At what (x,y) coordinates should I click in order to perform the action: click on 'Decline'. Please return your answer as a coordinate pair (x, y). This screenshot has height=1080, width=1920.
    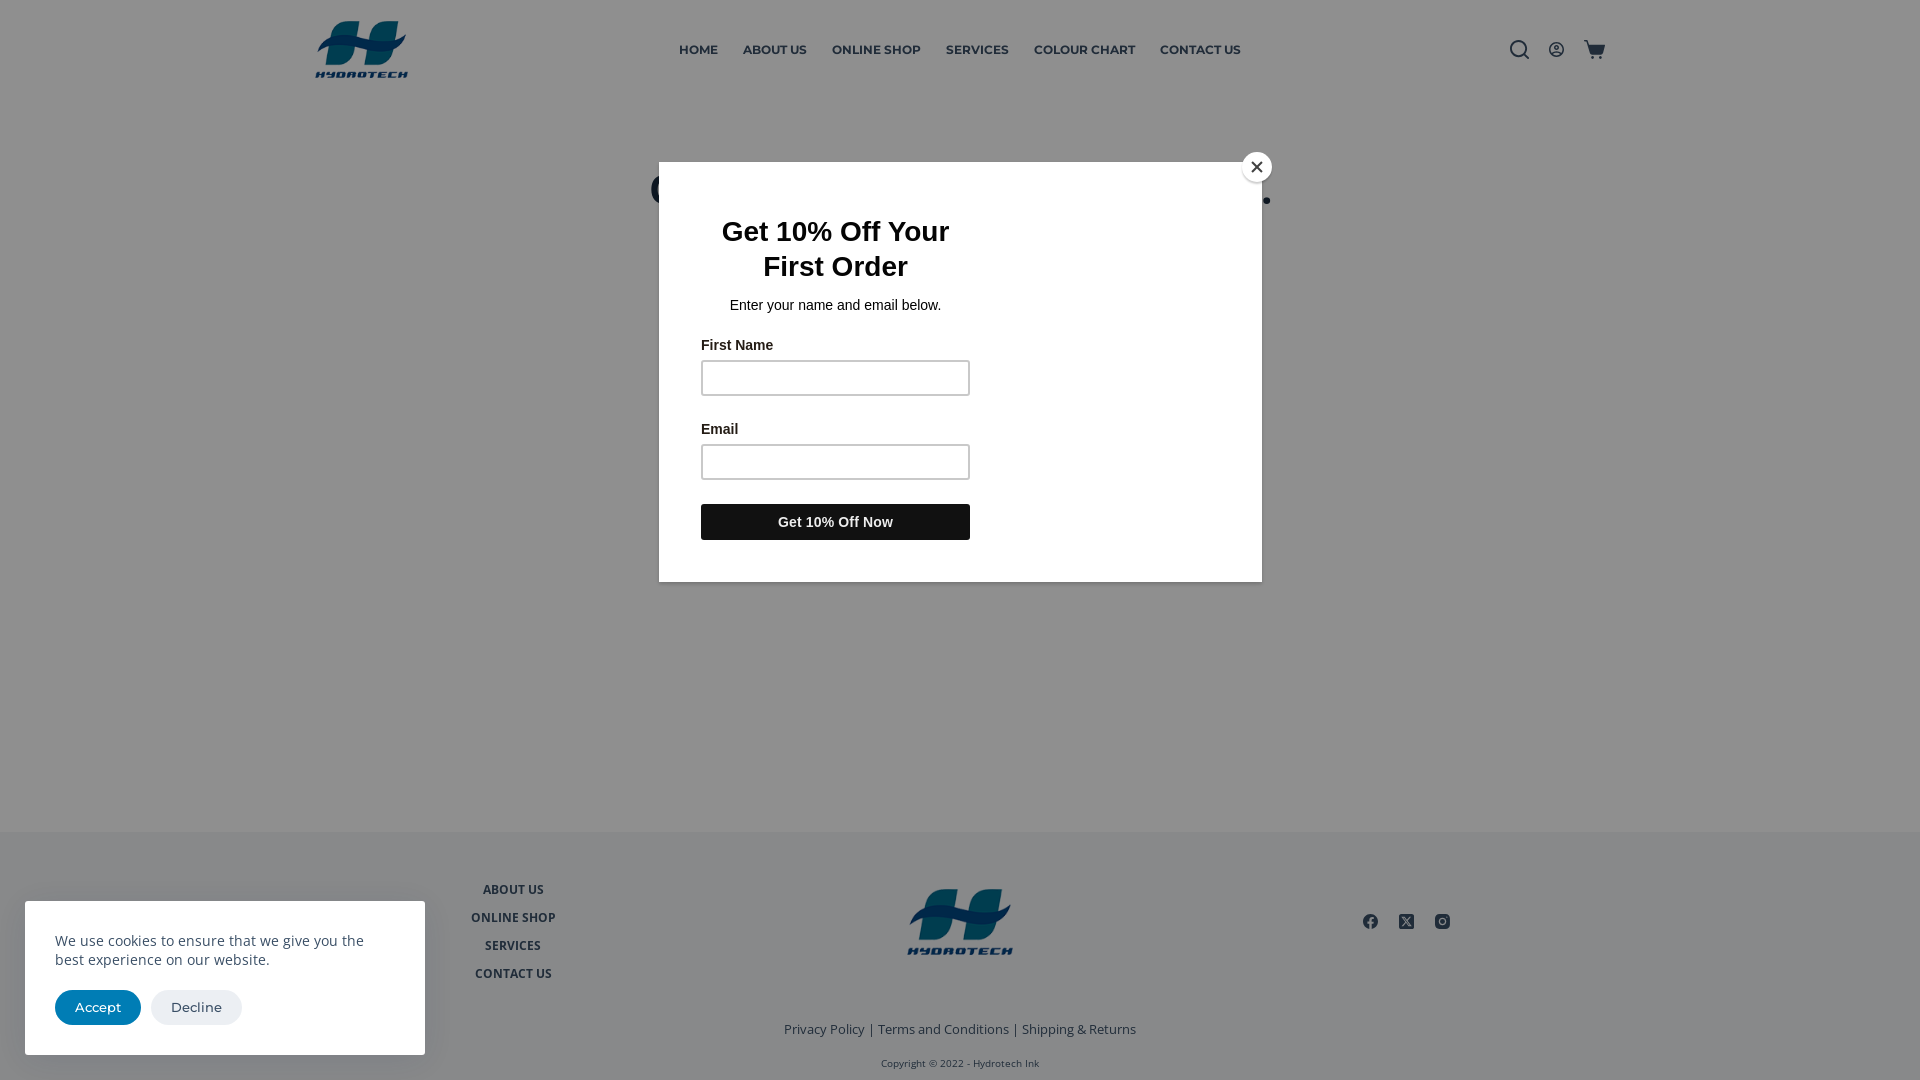
    Looking at the image, I should click on (196, 1007).